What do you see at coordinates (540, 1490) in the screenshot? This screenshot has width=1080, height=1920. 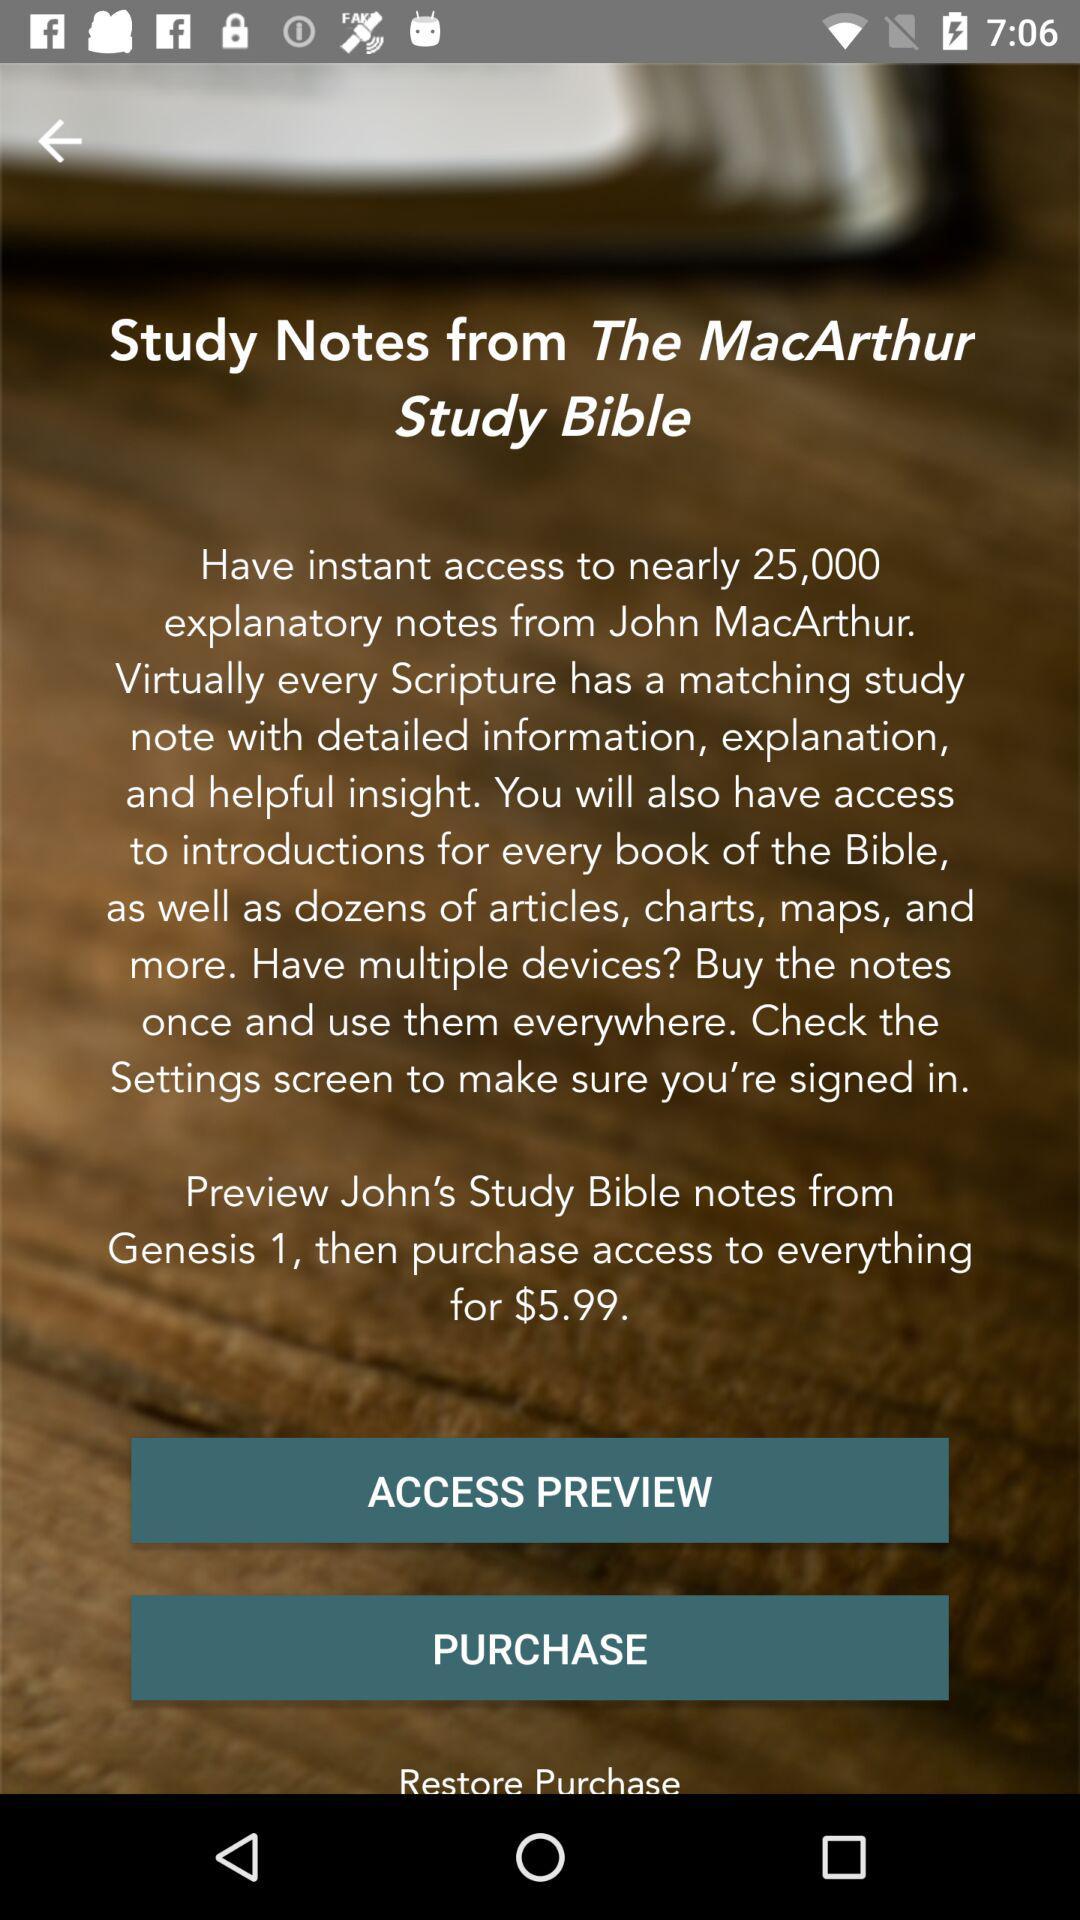 I see `the item below have instant access item` at bounding box center [540, 1490].